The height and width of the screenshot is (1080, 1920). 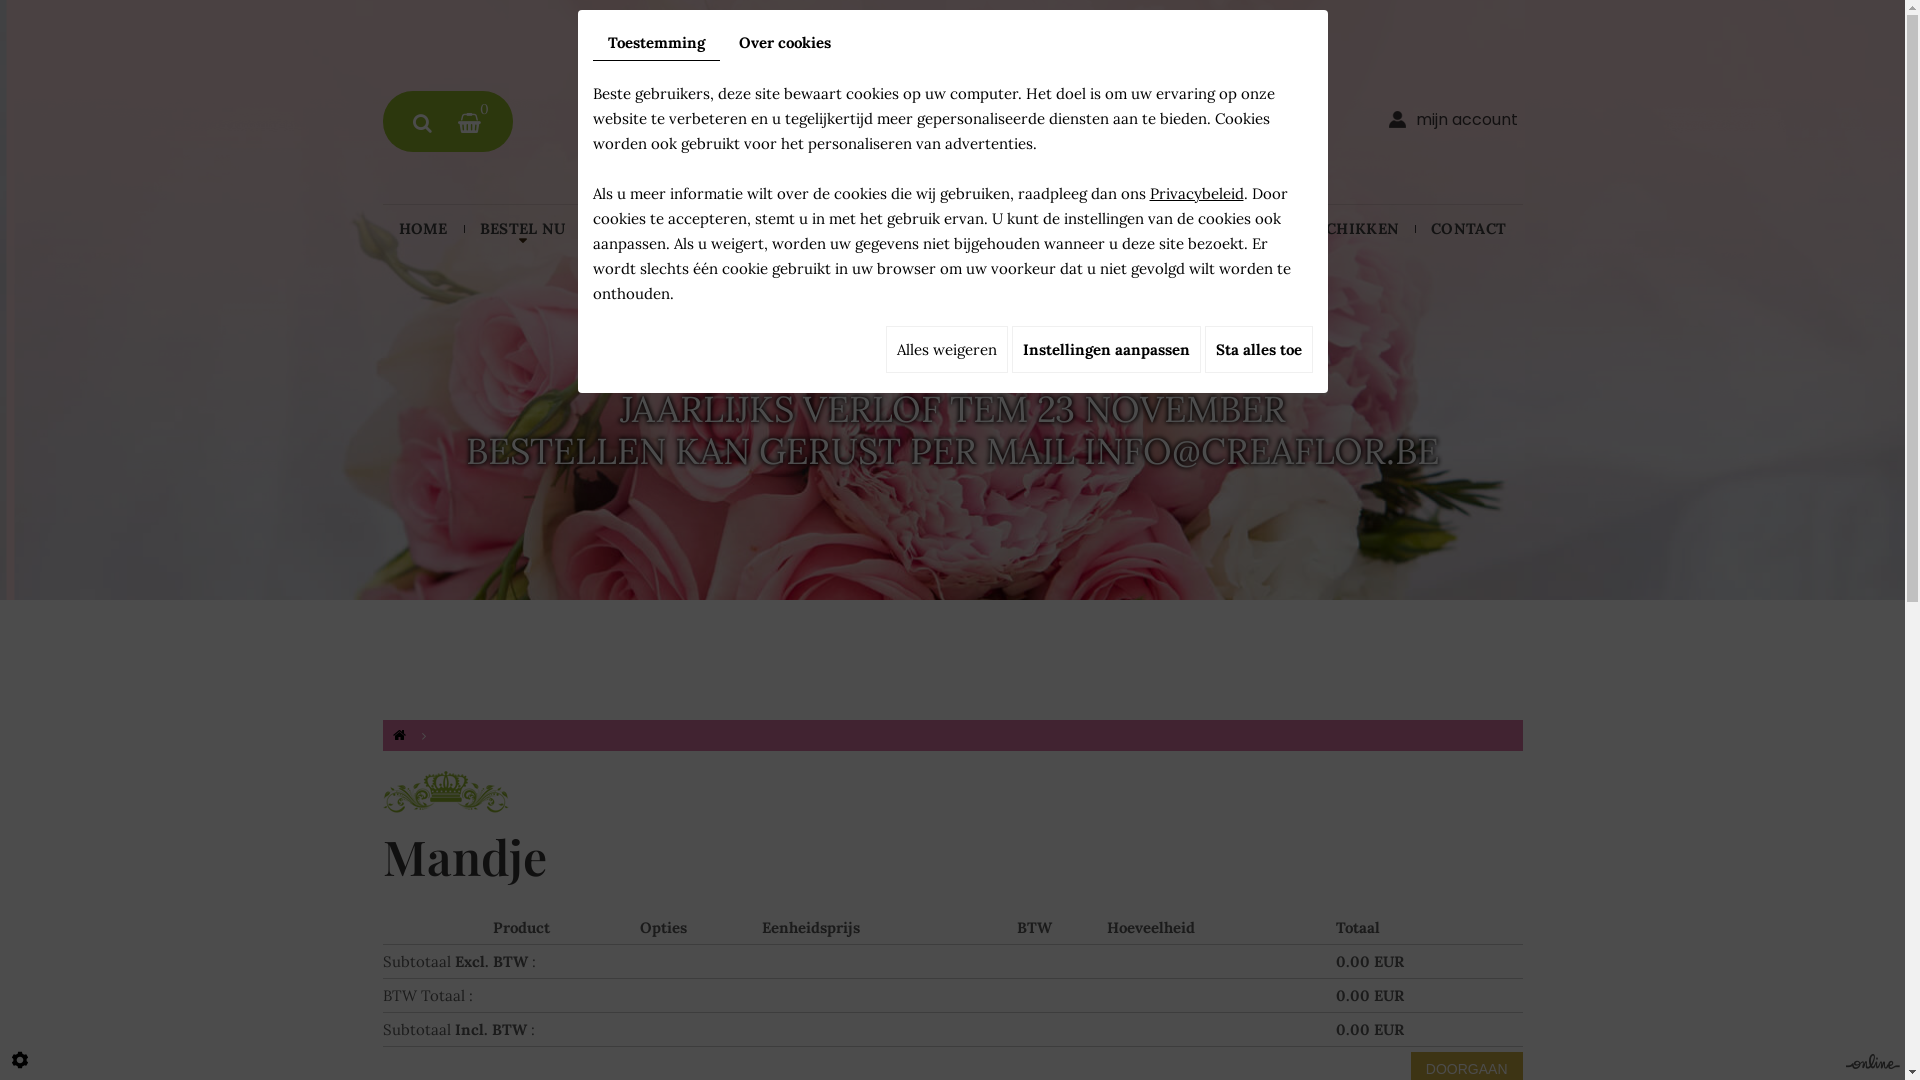 What do you see at coordinates (523, 227) in the screenshot?
I see `'BESTEL NU'` at bounding box center [523, 227].